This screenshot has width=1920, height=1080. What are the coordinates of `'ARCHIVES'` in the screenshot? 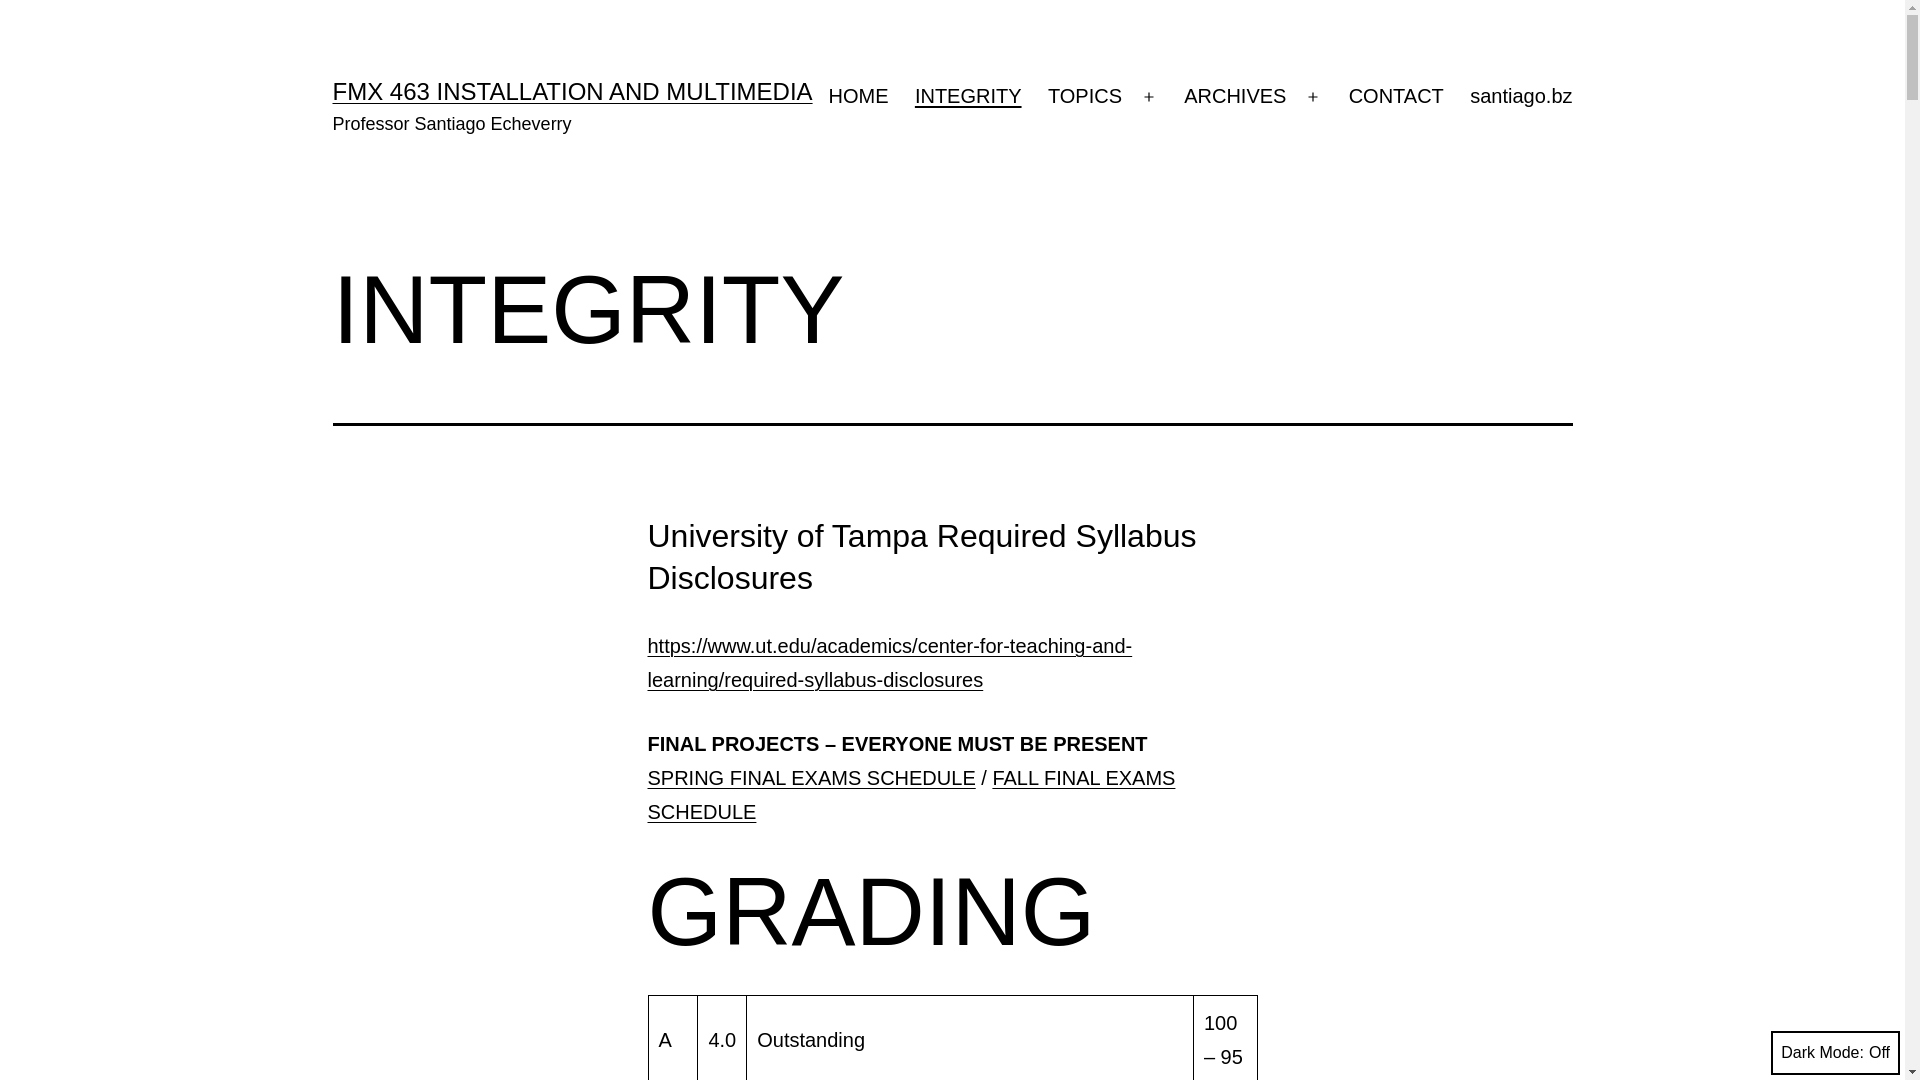 It's located at (1171, 96).